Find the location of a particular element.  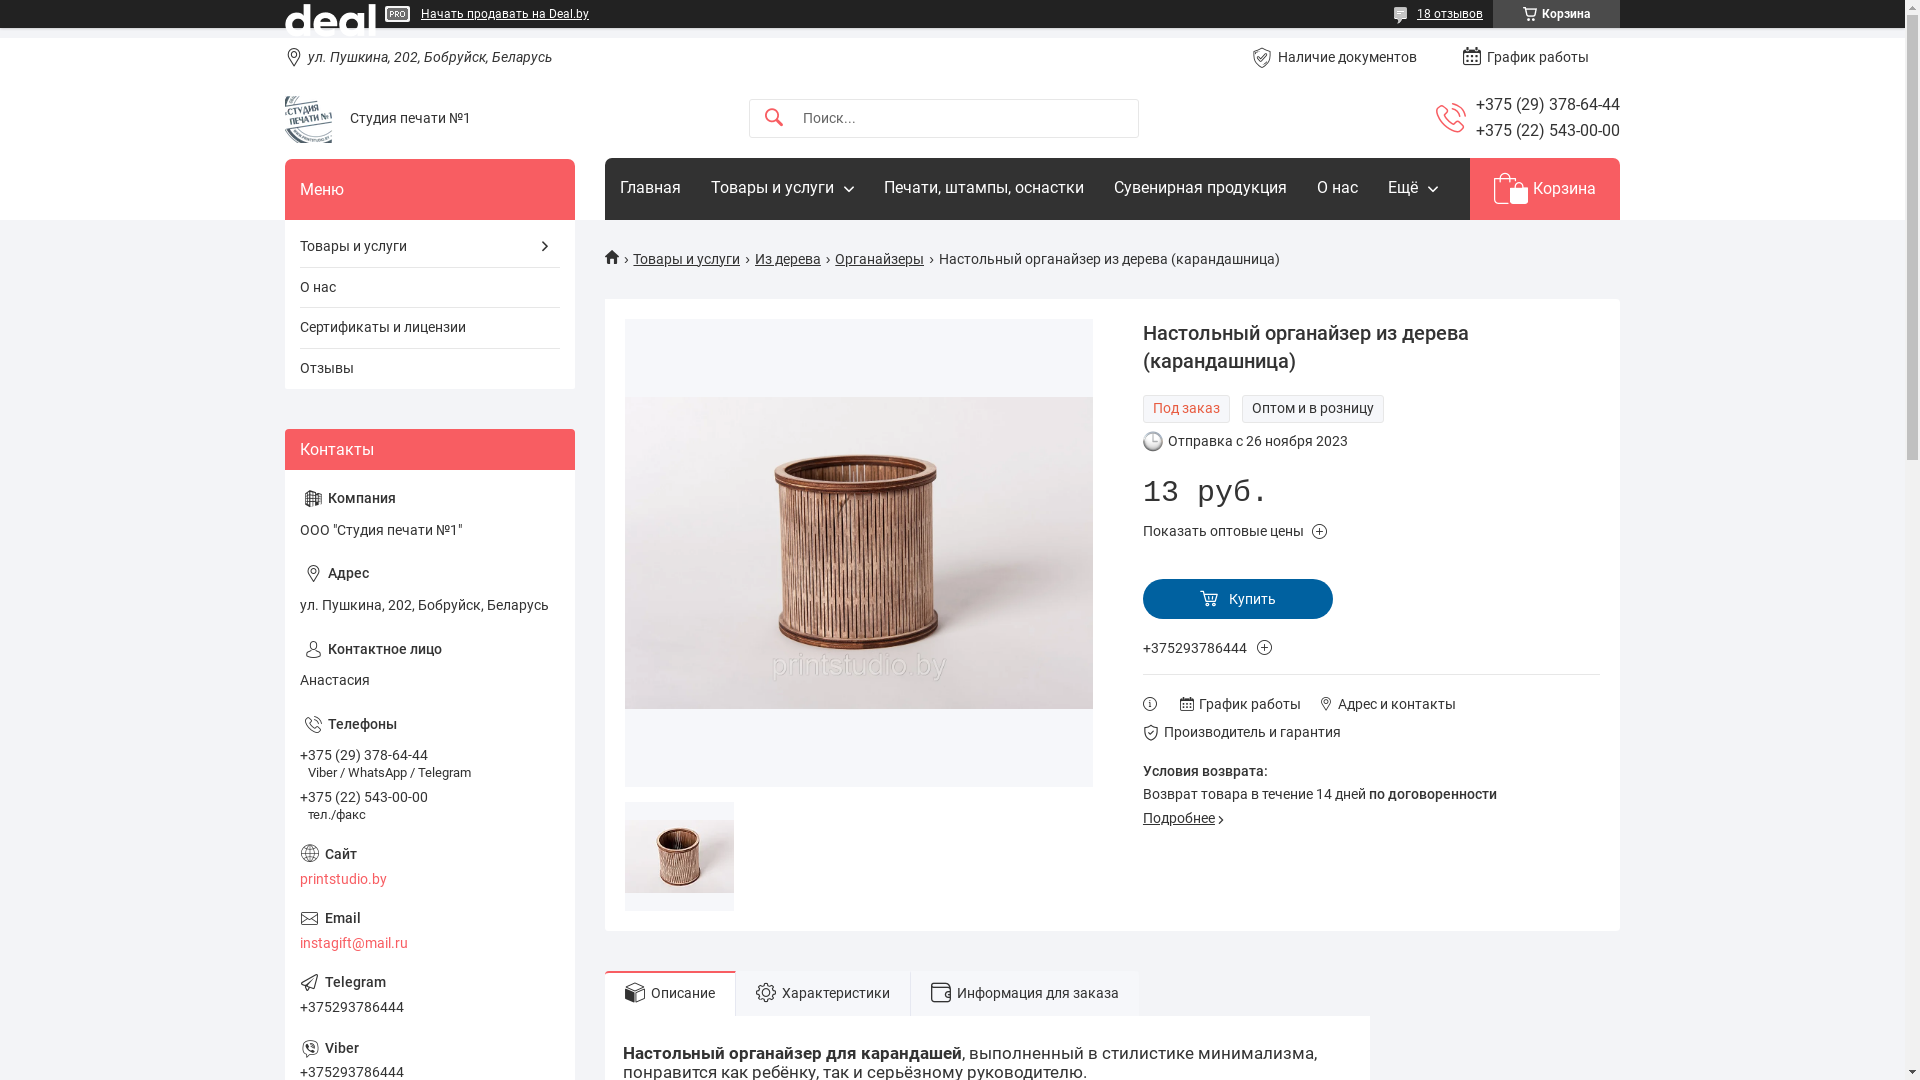

'printstudio.by' is located at coordinates (429, 865).